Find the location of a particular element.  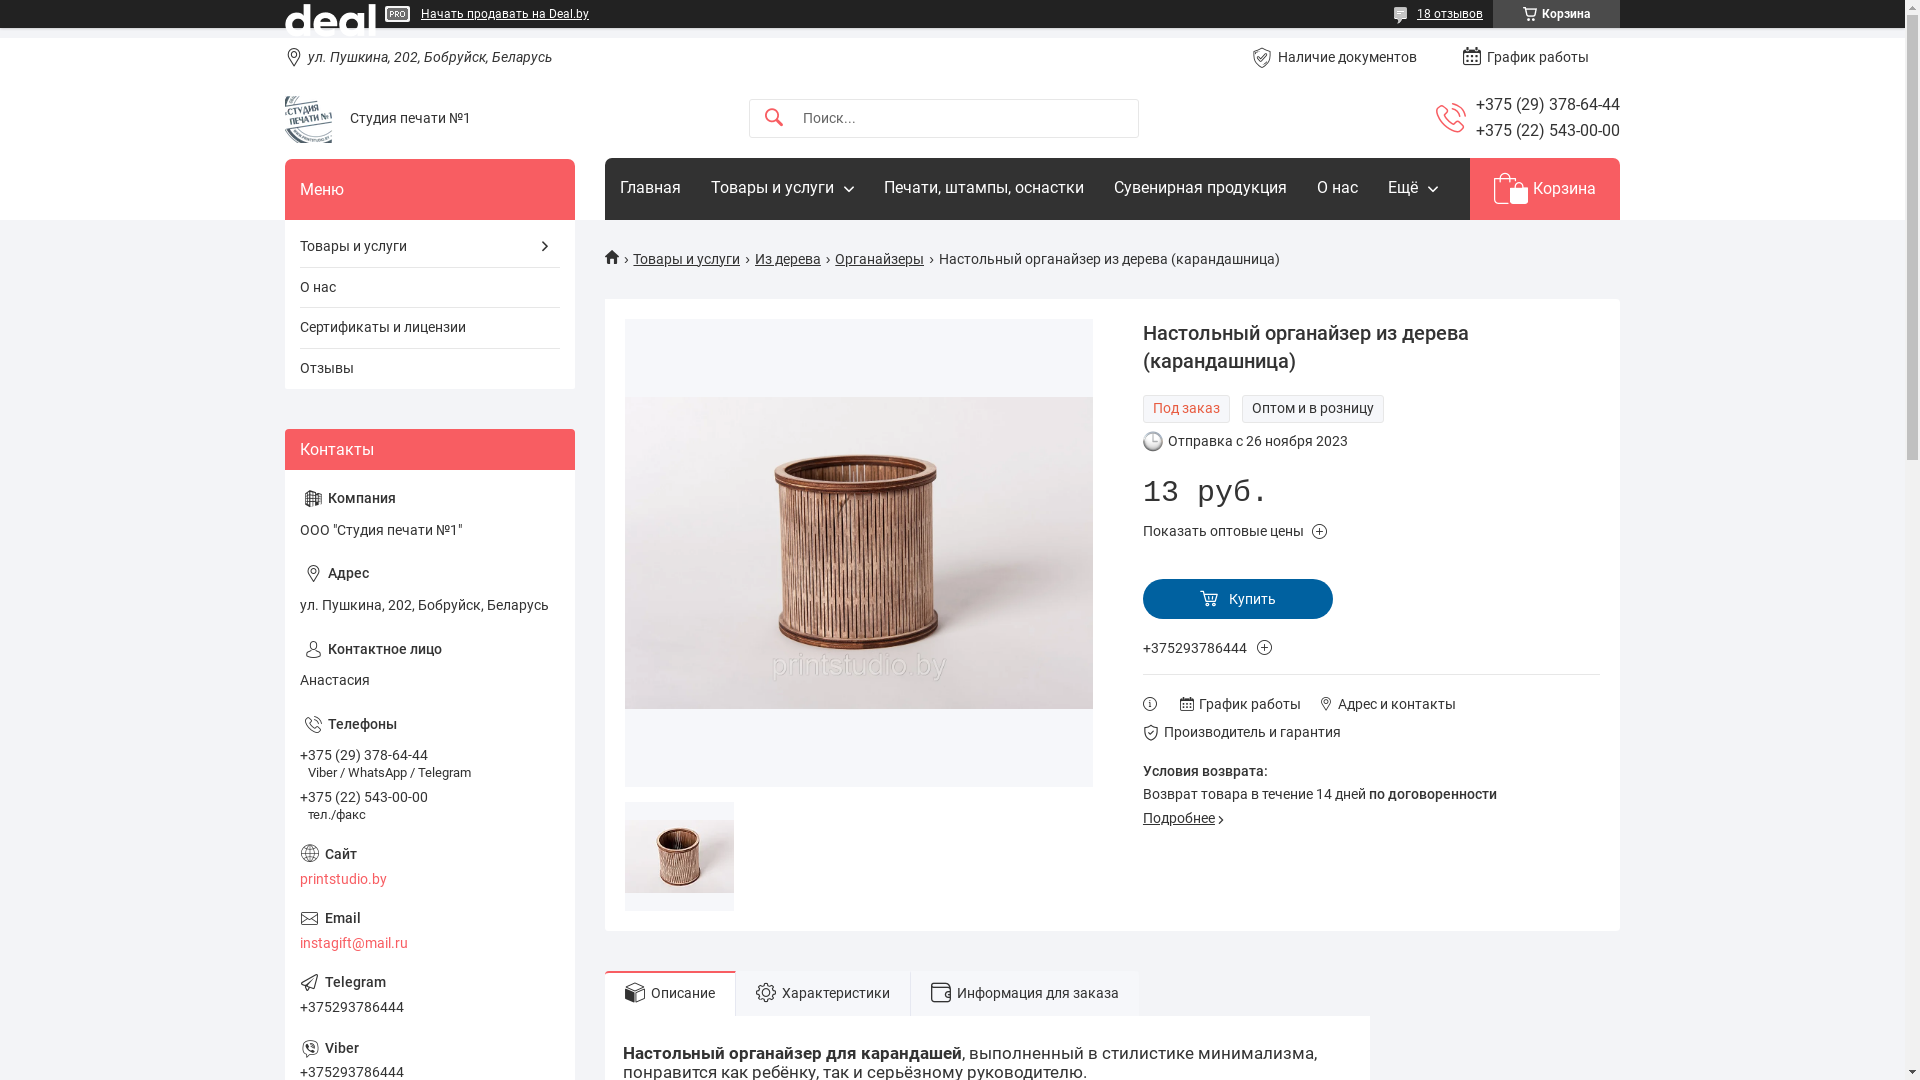

'printstudio.by' is located at coordinates (429, 865).